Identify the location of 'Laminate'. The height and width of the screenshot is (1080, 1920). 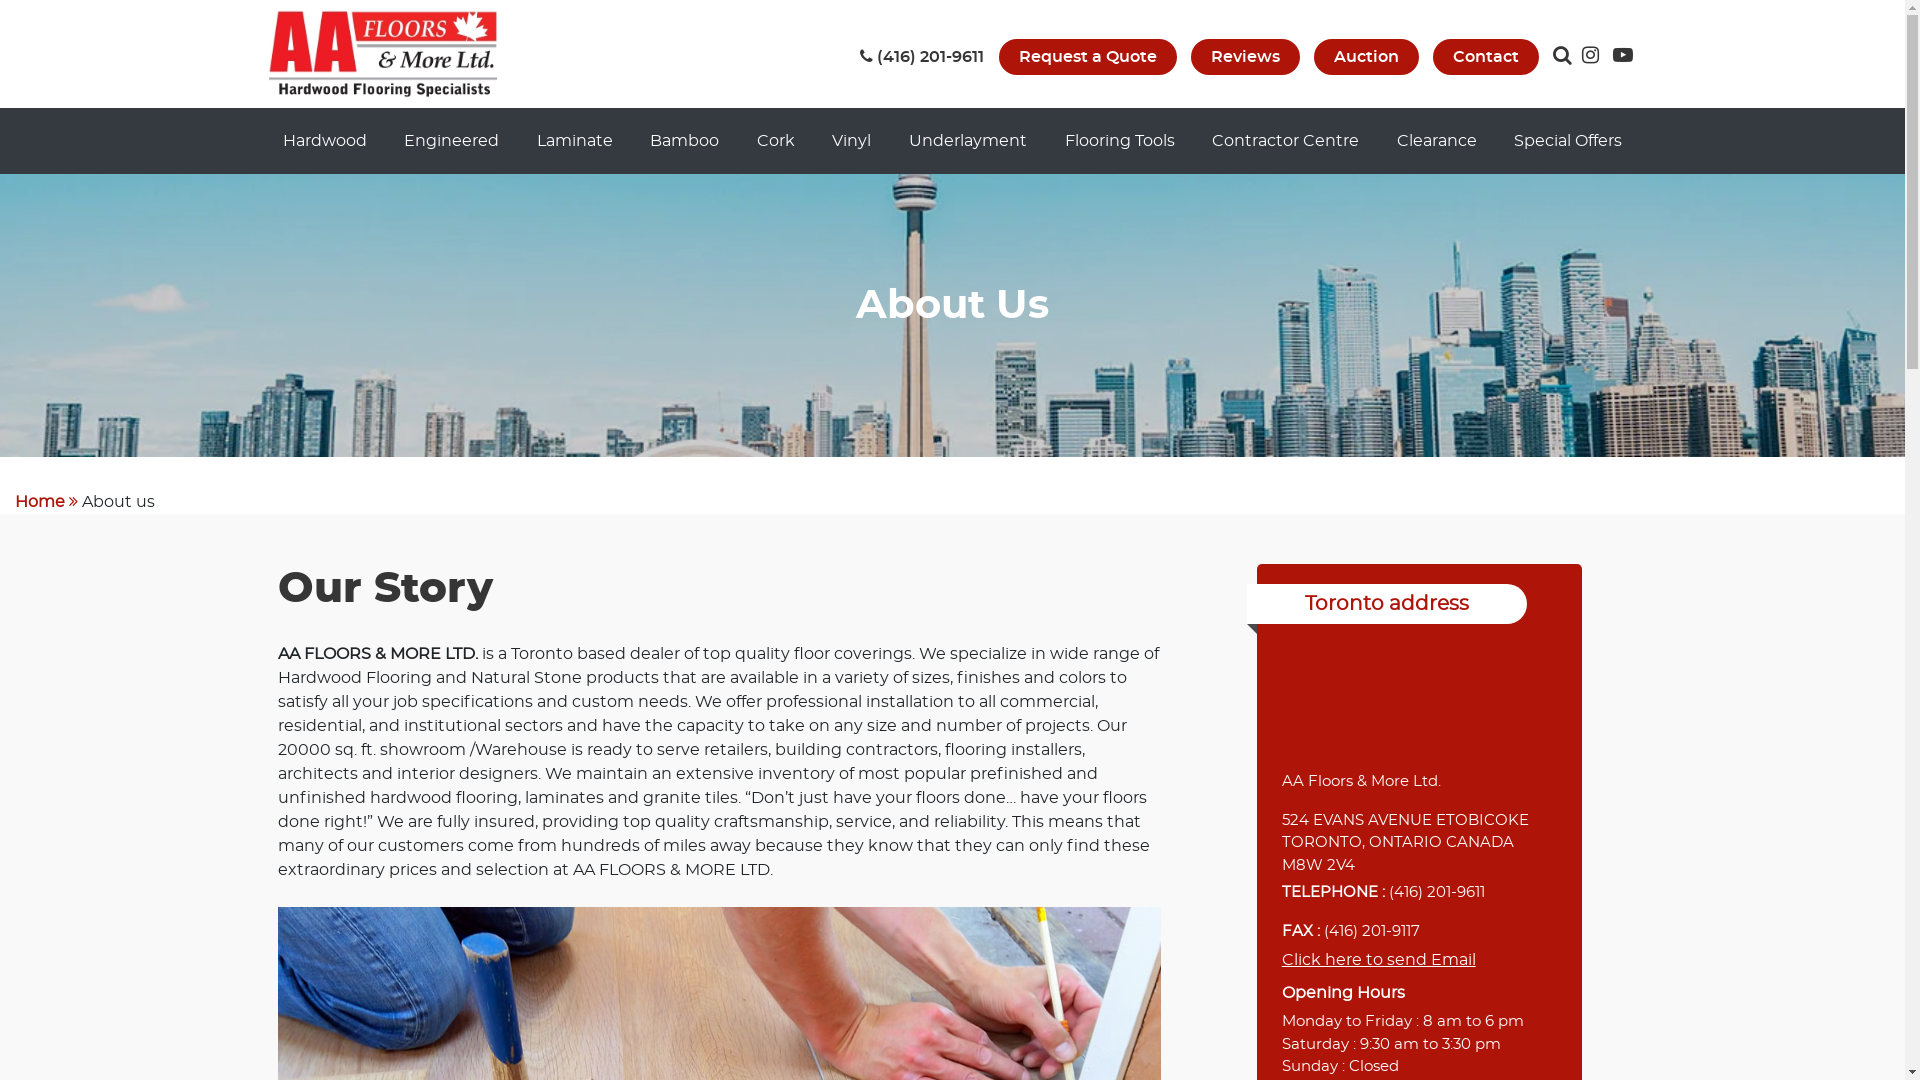
(574, 140).